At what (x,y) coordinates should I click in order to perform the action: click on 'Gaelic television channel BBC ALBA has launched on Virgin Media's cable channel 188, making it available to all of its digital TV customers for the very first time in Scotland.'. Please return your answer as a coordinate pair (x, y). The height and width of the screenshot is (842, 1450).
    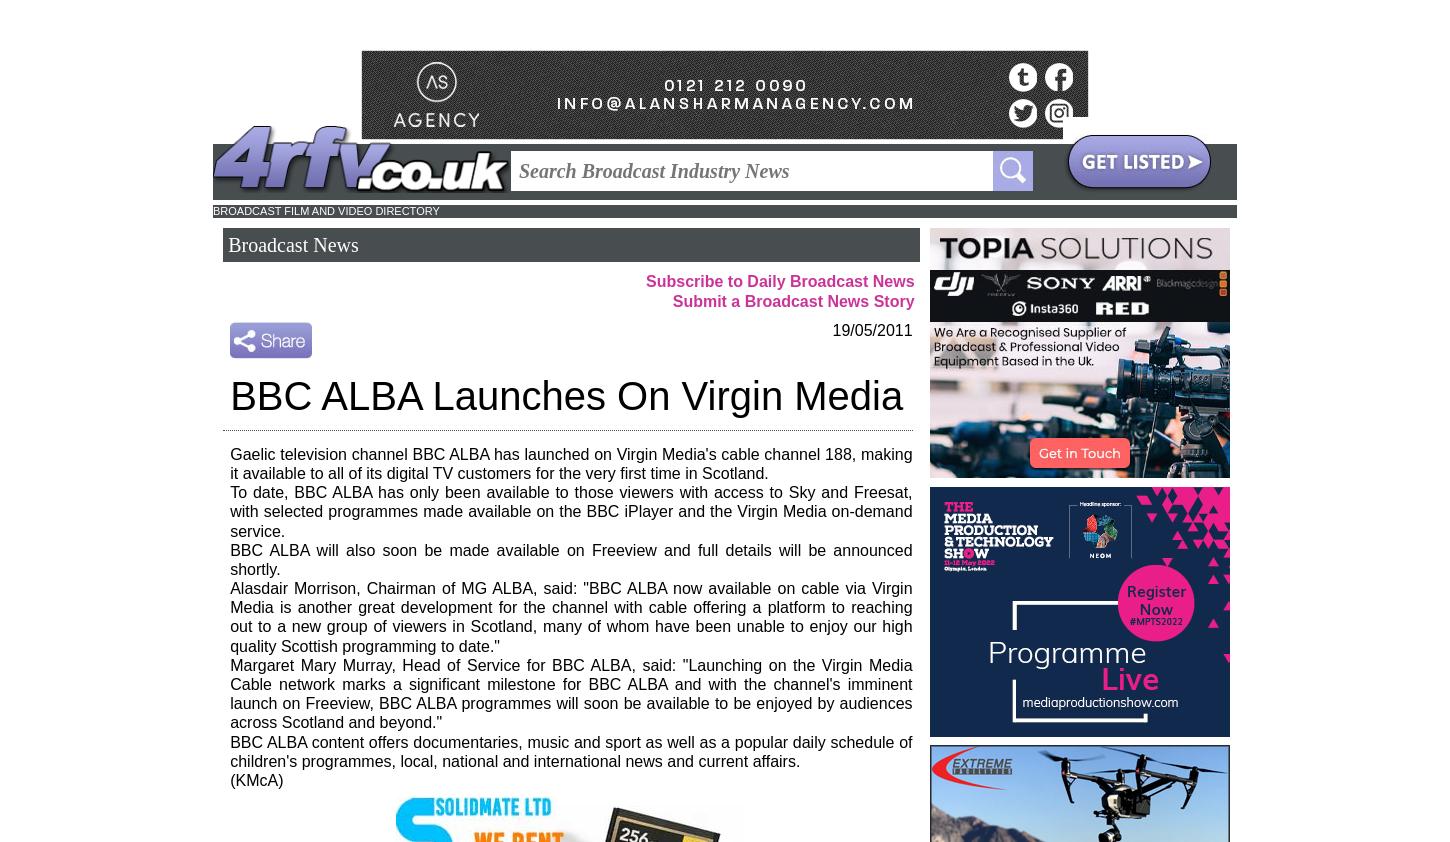
    Looking at the image, I should click on (571, 462).